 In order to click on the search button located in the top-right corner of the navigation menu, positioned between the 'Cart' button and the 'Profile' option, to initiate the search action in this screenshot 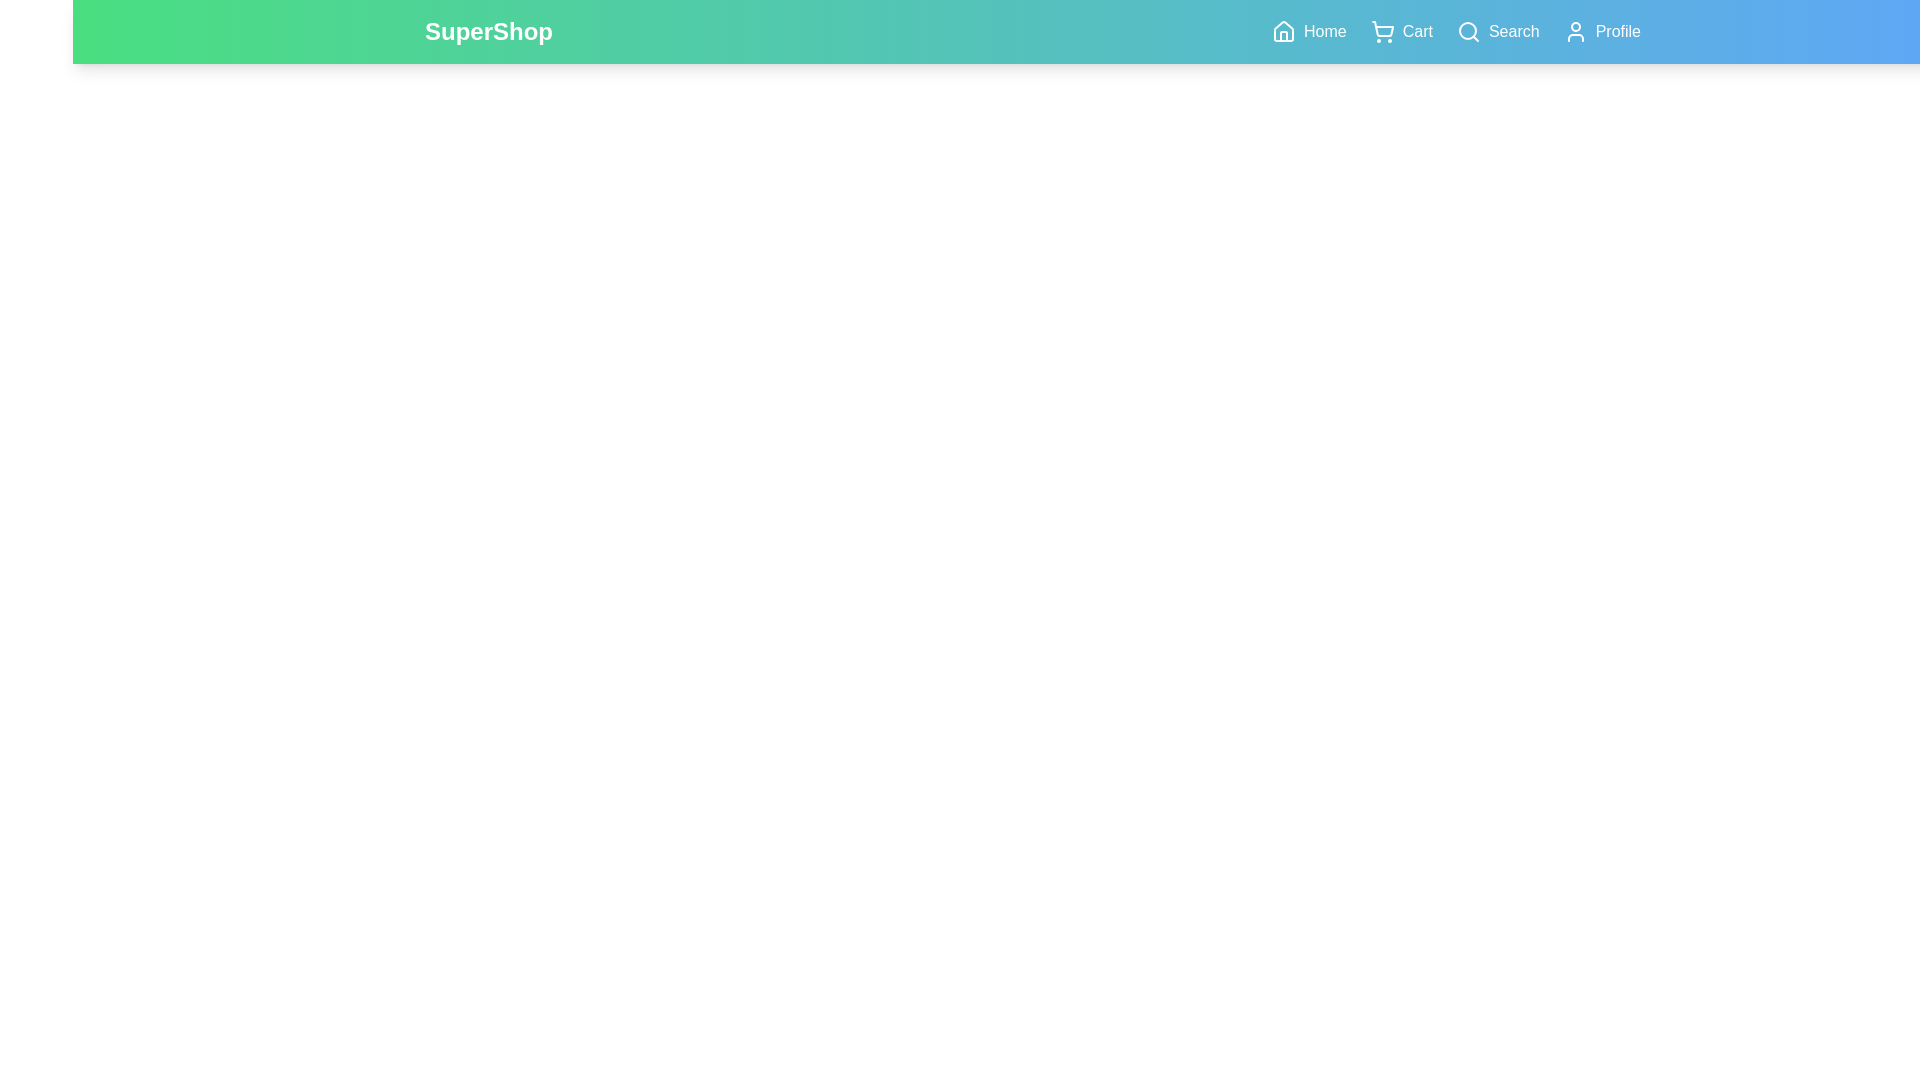, I will do `click(1497, 31)`.